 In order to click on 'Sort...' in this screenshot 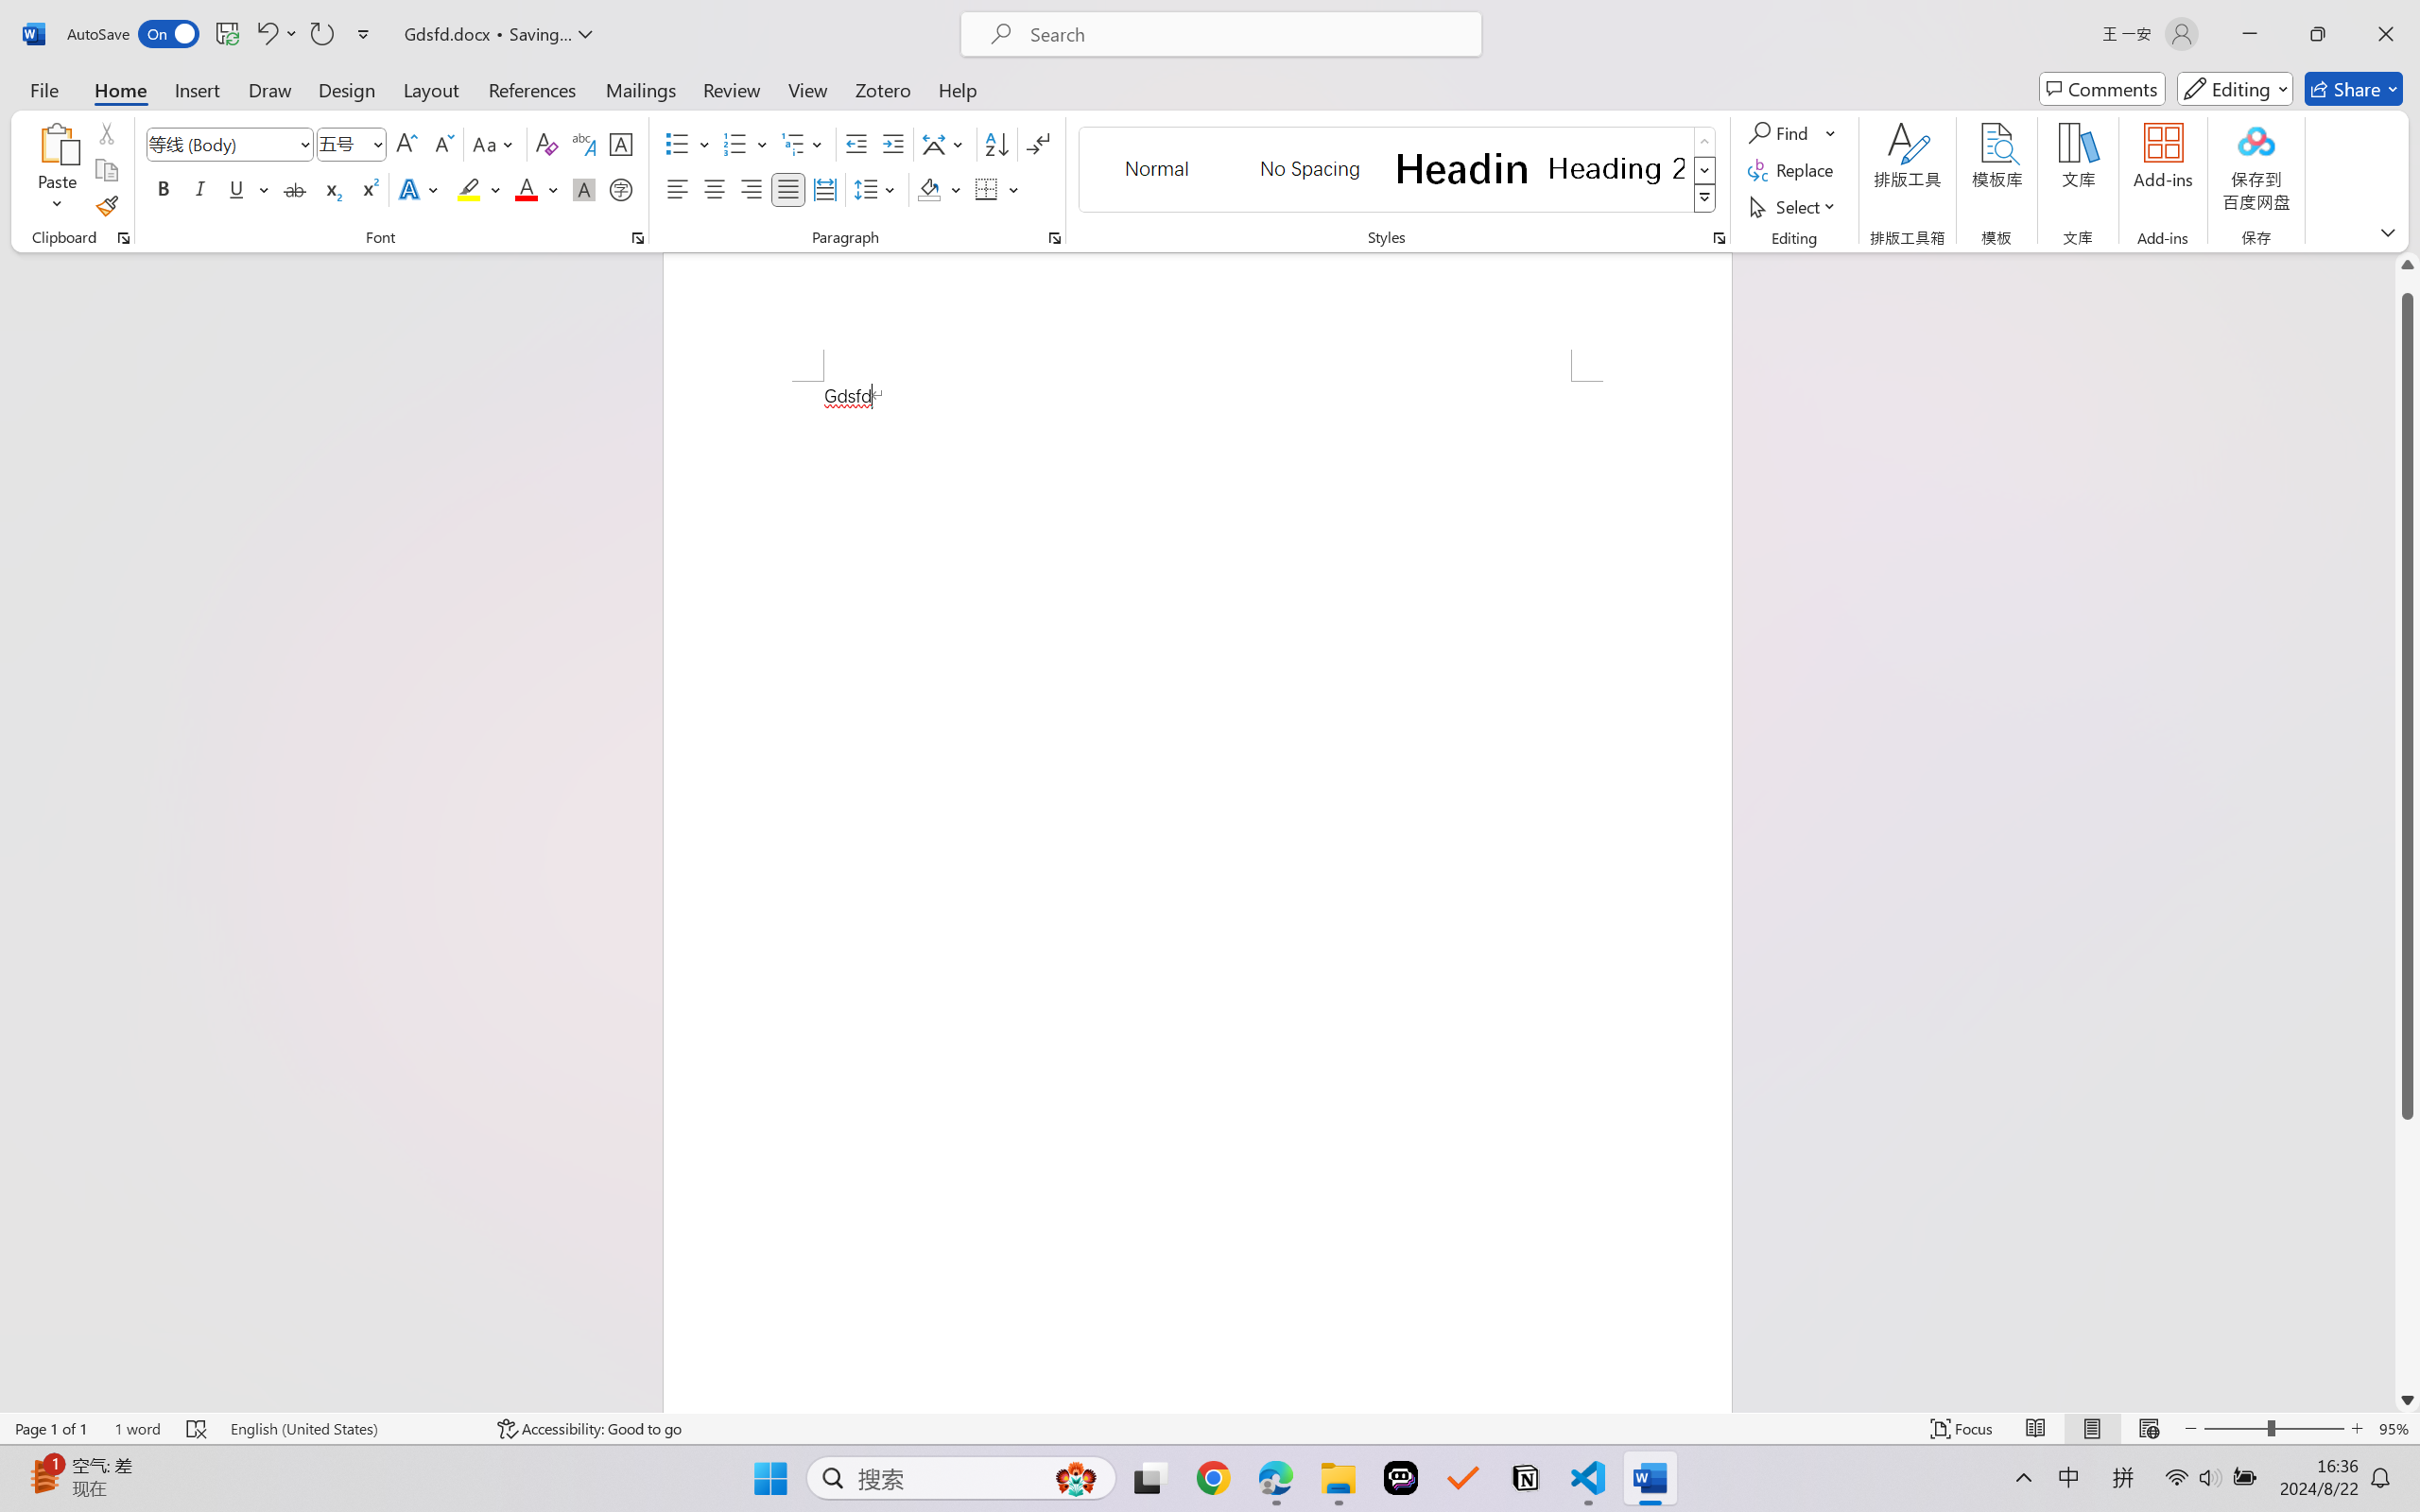, I will do `click(996, 144)`.